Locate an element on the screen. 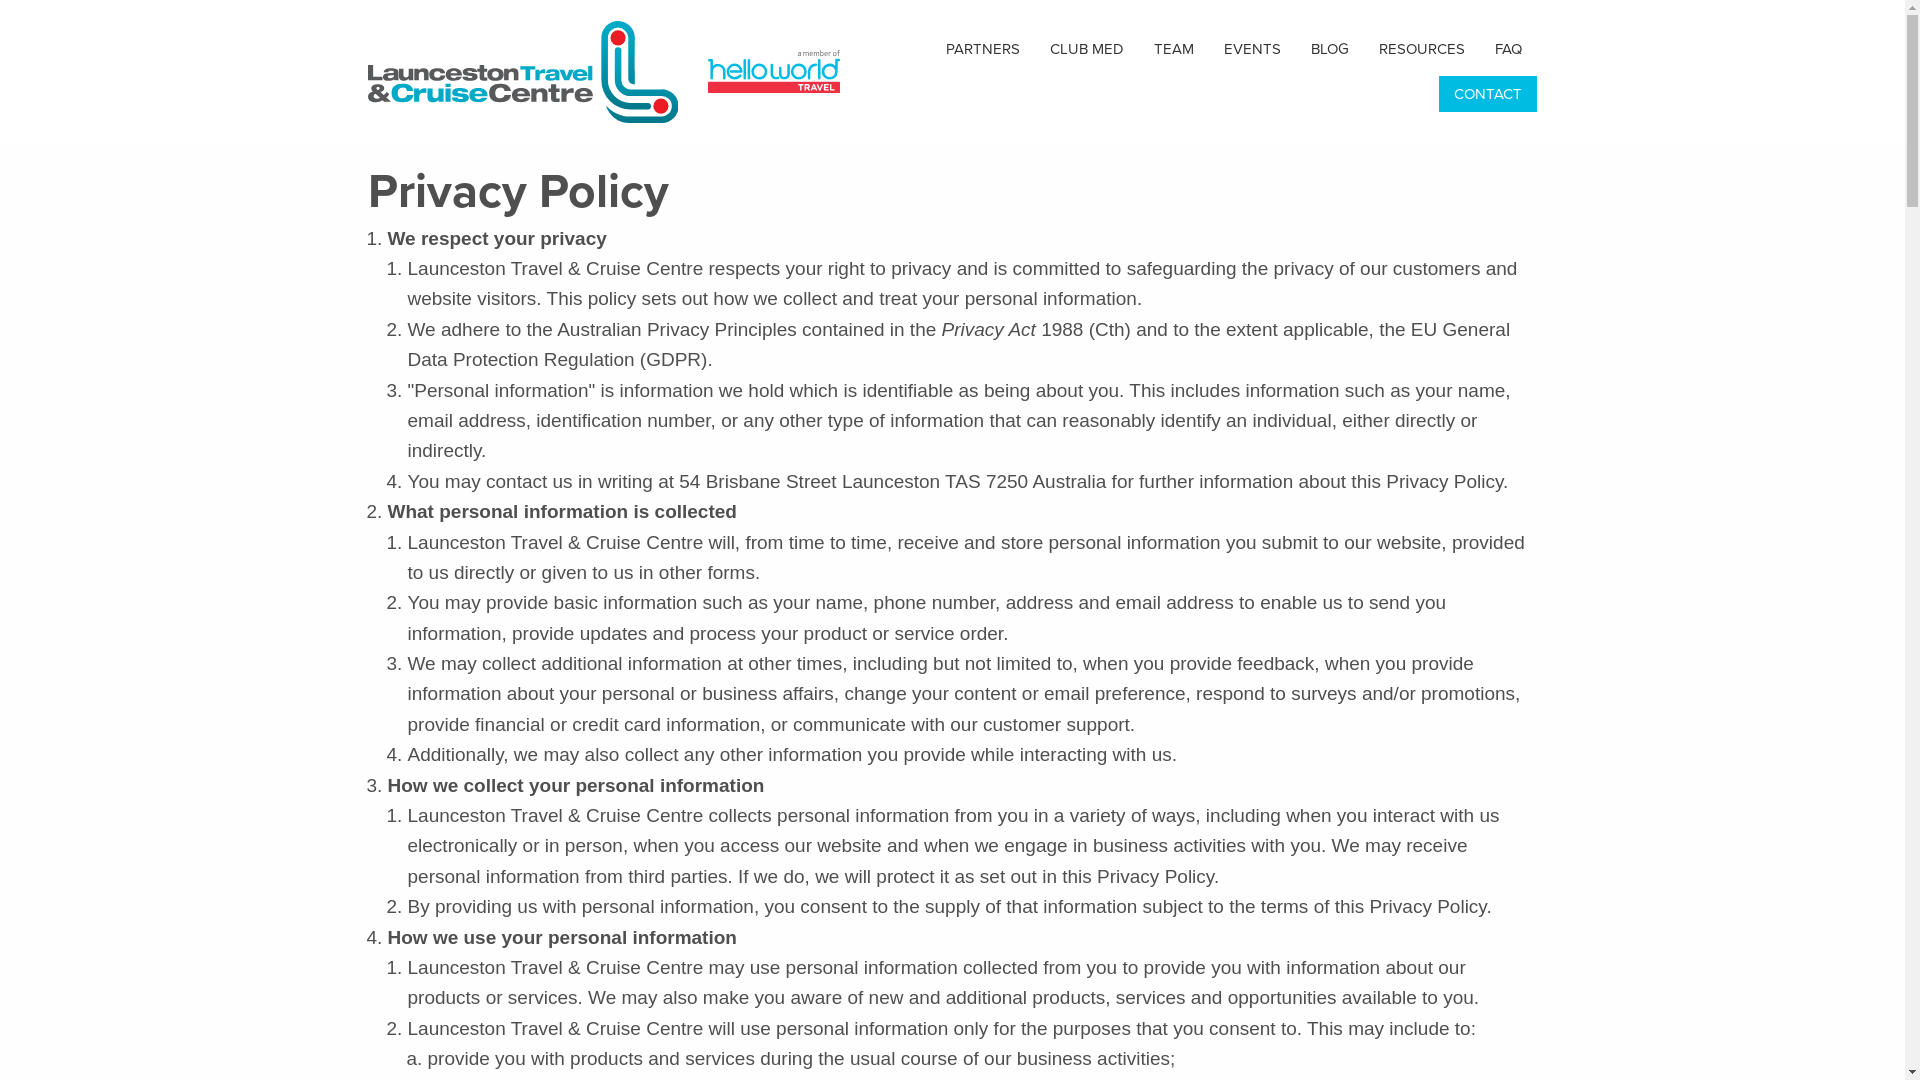 The height and width of the screenshot is (1080, 1920). 'BLOG' is located at coordinates (1296, 48).